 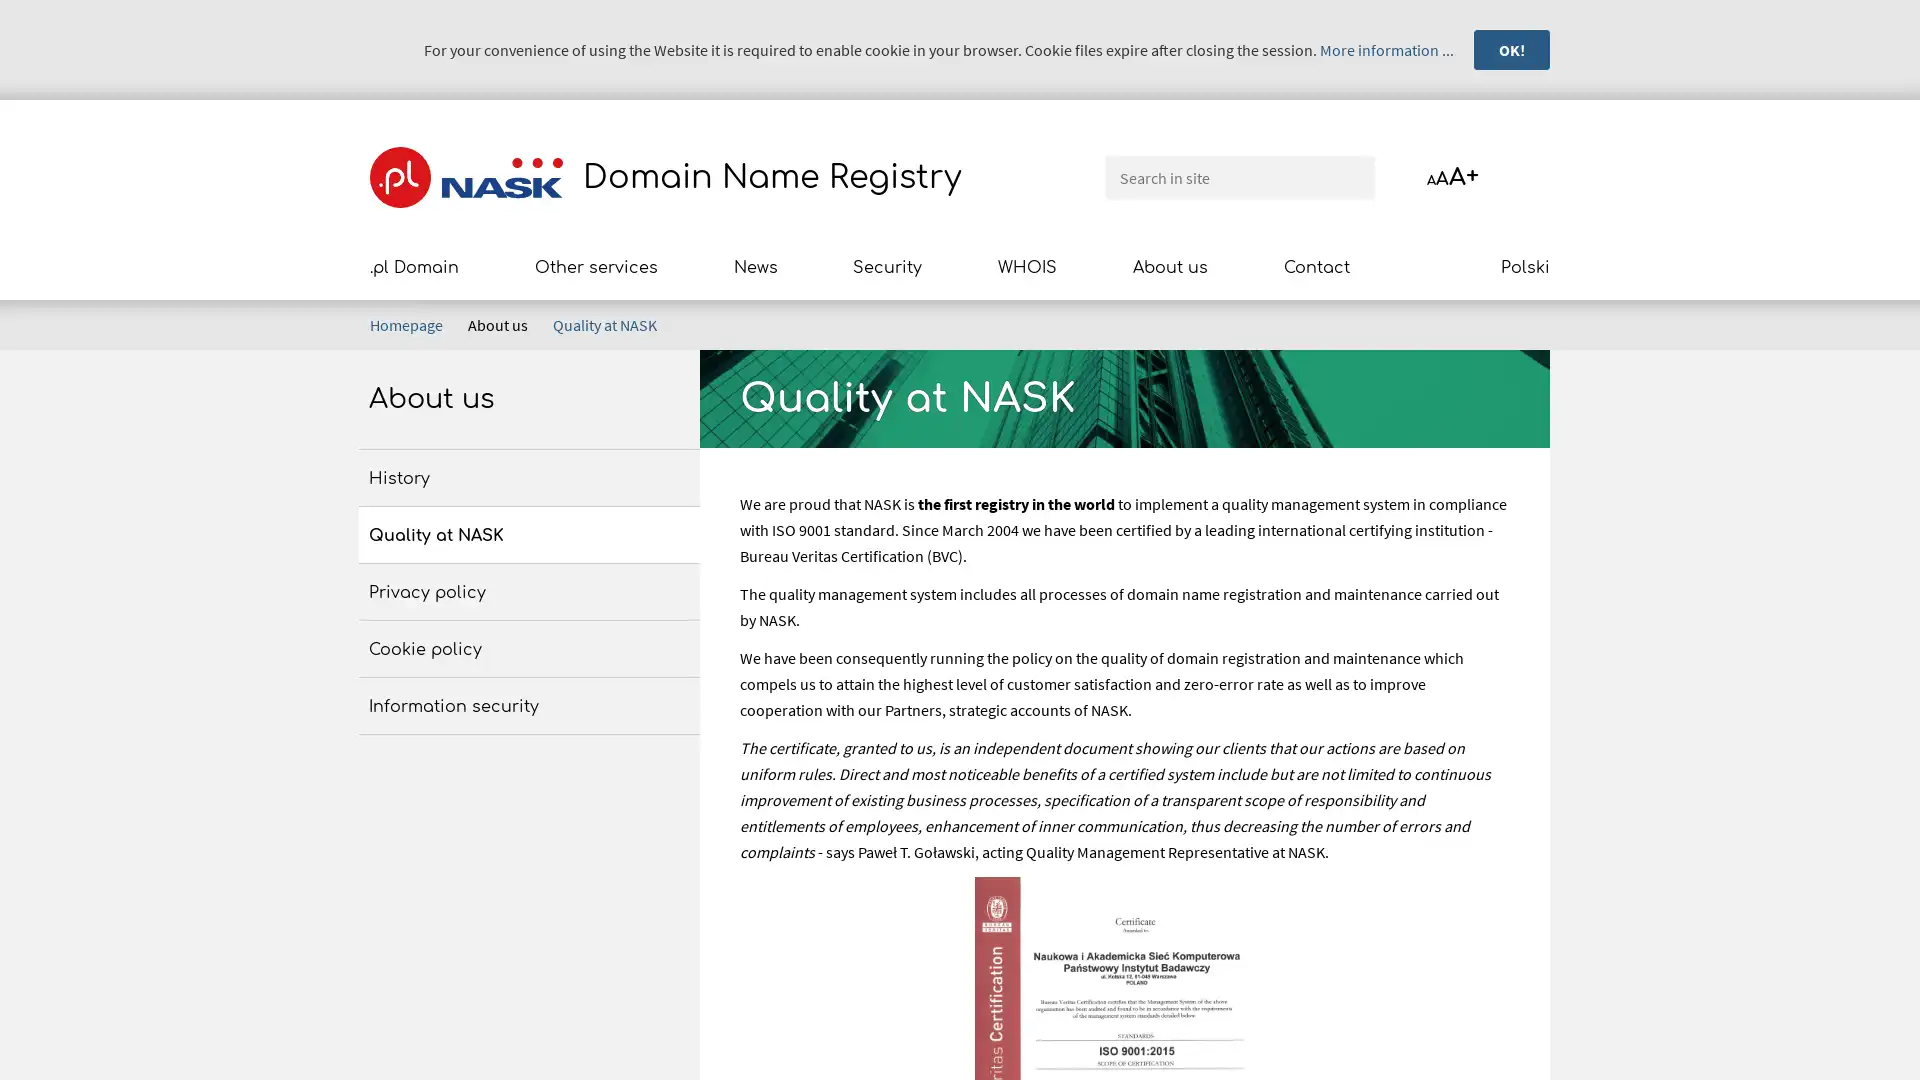 What do you see at coordinates (1350, 176) in the screenshot?
I see `Search` at bounding box center [1350, 176].